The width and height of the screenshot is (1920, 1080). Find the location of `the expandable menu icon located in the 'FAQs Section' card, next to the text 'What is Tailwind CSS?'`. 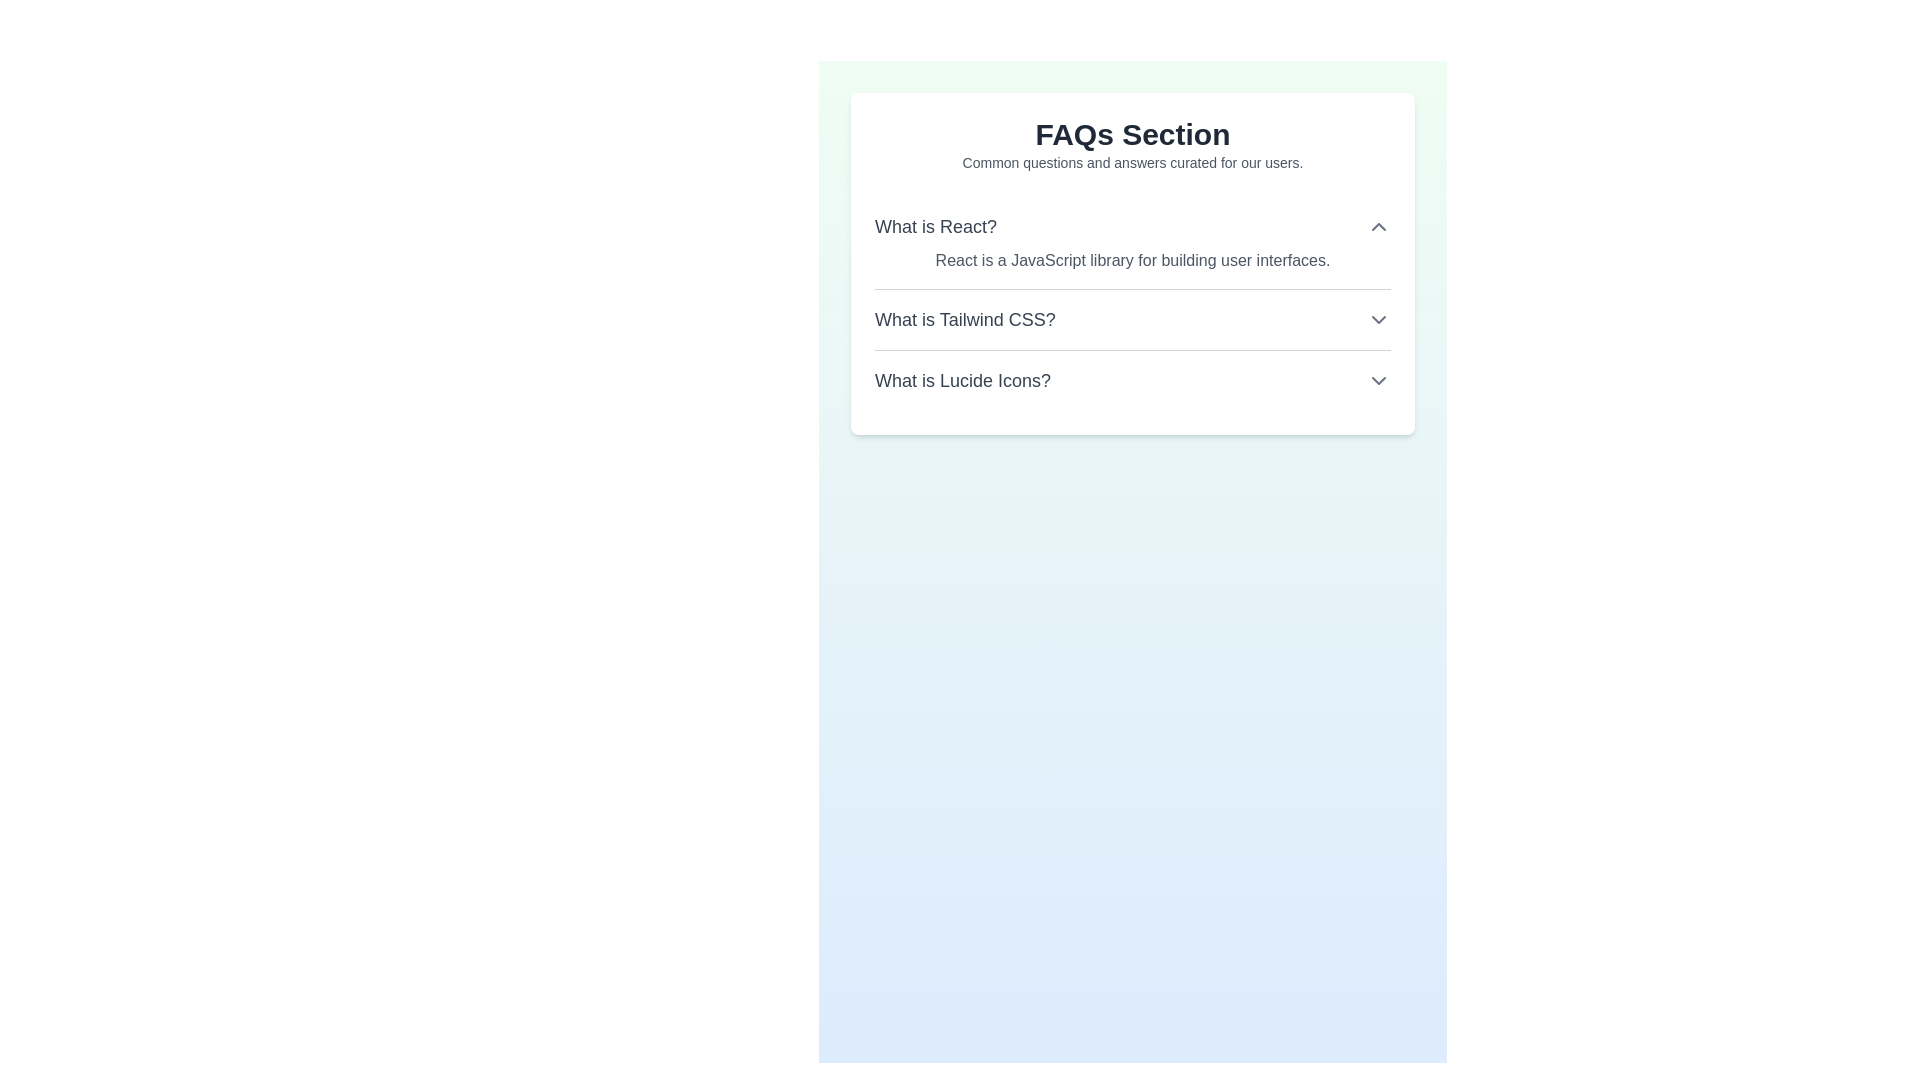

the expandable menu icon located in the 'FAQs Section' card, next to the text 'What is Tailwind CSS?' is located at coordinates (1377, 319).